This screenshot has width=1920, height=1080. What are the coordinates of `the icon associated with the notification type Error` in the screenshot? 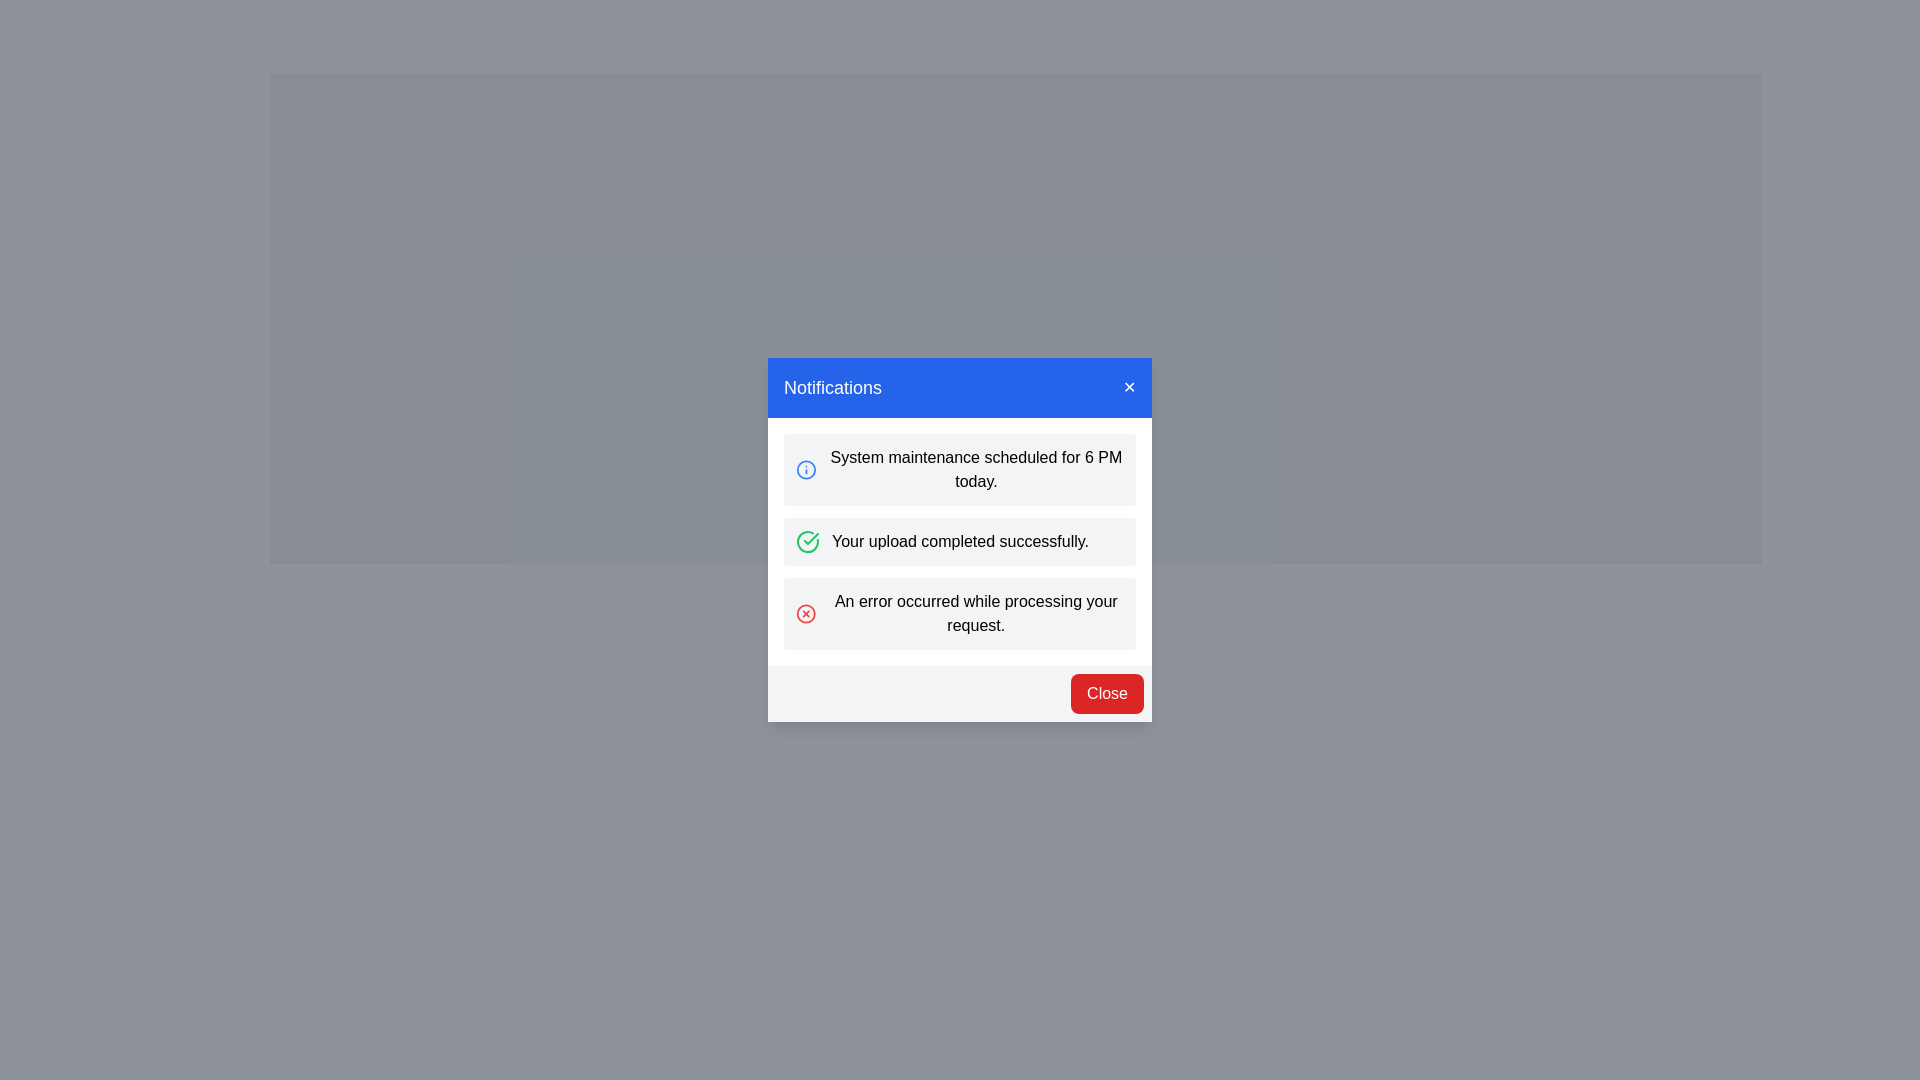 It's located at (806, 612).